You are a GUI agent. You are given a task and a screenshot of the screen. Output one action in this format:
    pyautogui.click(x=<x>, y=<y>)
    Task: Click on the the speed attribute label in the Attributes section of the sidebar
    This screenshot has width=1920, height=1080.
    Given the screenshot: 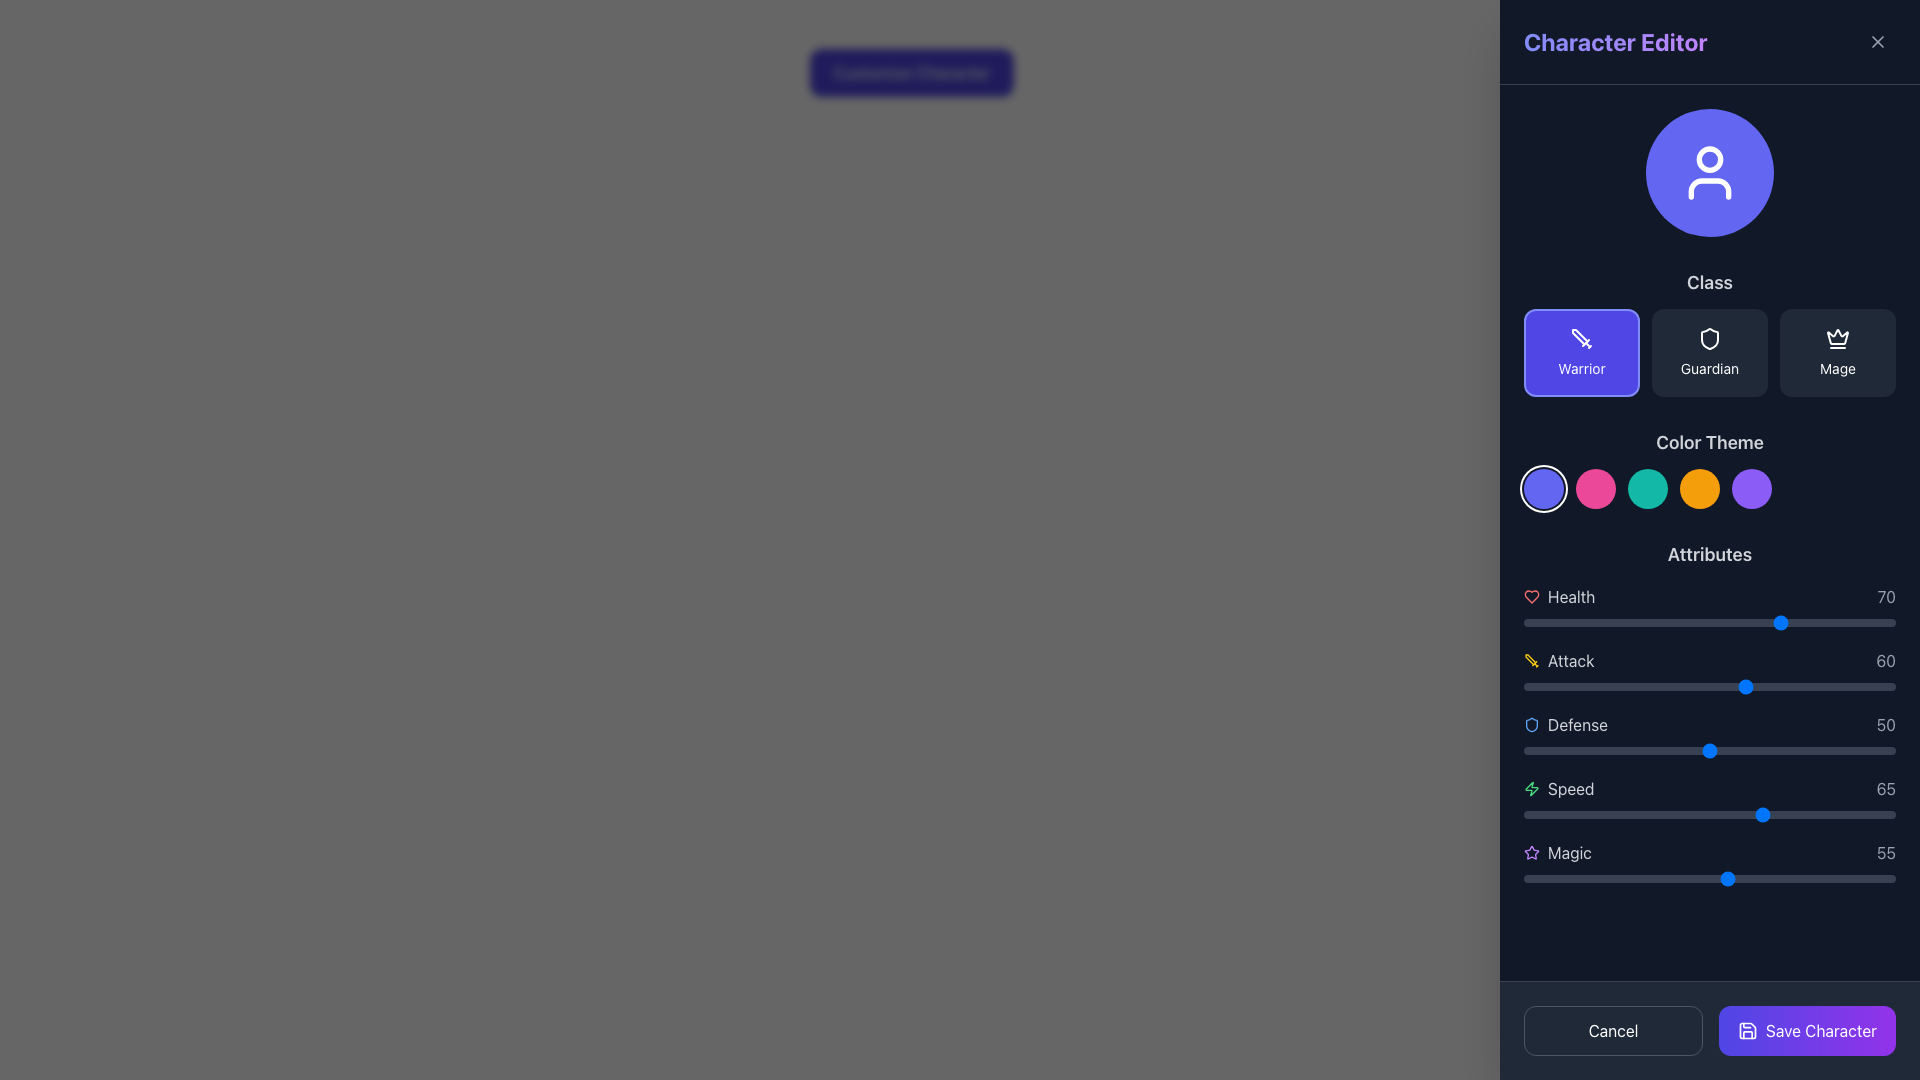 What is the action you would take?
    pyautogui.click(x=1570, y=788)
    